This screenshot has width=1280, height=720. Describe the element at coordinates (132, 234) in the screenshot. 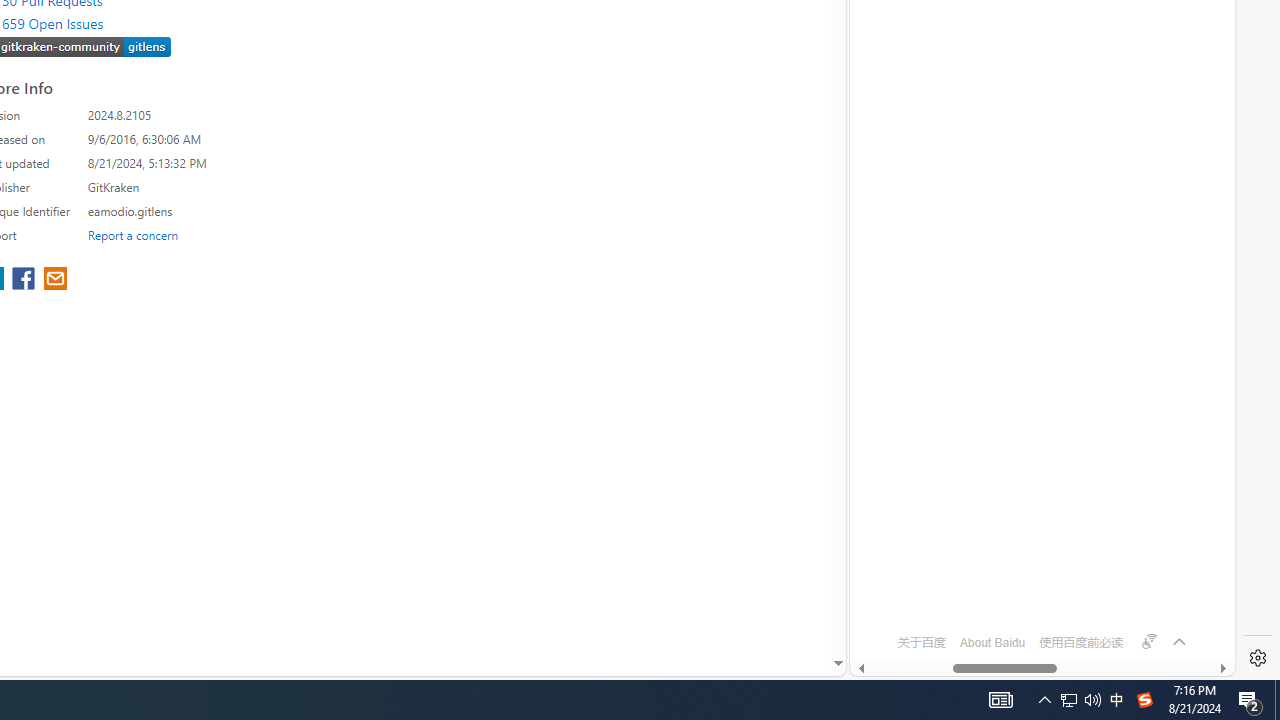

I see `'Report a concern'` at that location.